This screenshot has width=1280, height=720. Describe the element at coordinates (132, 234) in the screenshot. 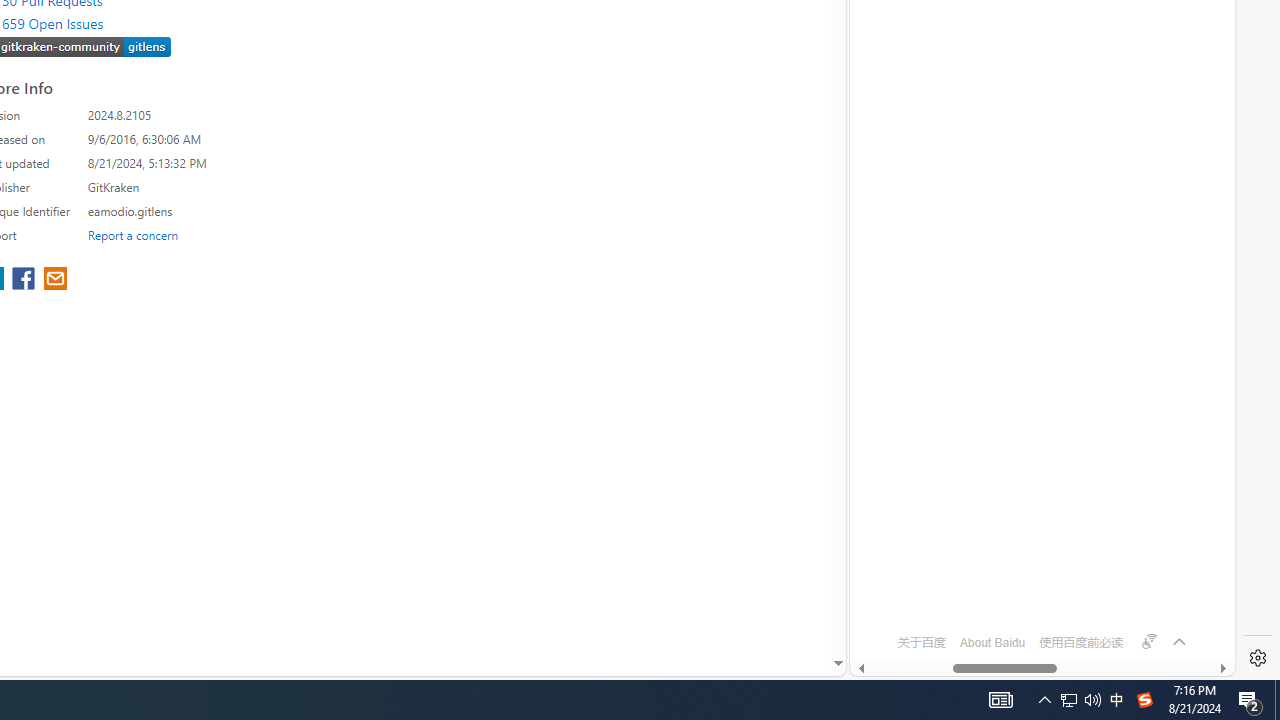

I see `'Report a concern'` at that location.